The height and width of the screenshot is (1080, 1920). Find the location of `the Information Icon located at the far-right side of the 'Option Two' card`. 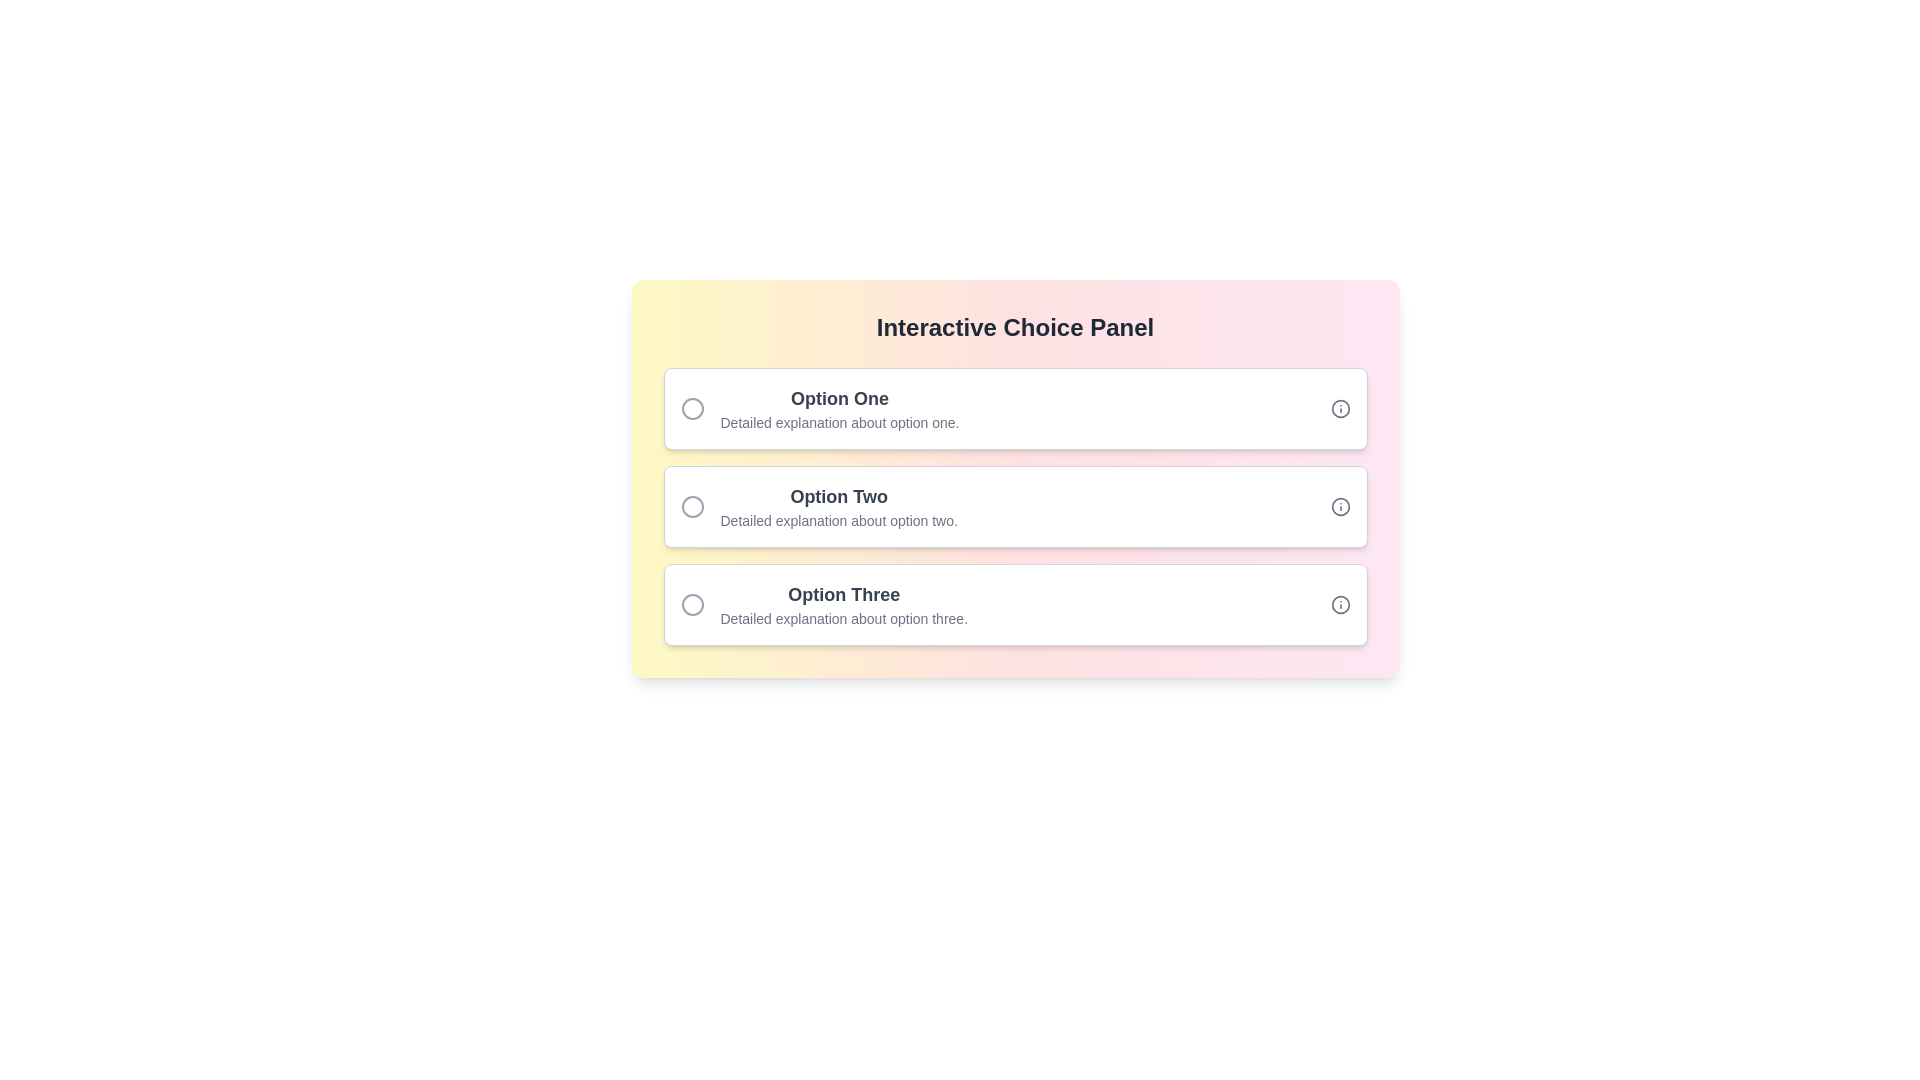

the Information Icon located at the far-right side of the 'Option Two' card is located at coordinates (1340, 505).